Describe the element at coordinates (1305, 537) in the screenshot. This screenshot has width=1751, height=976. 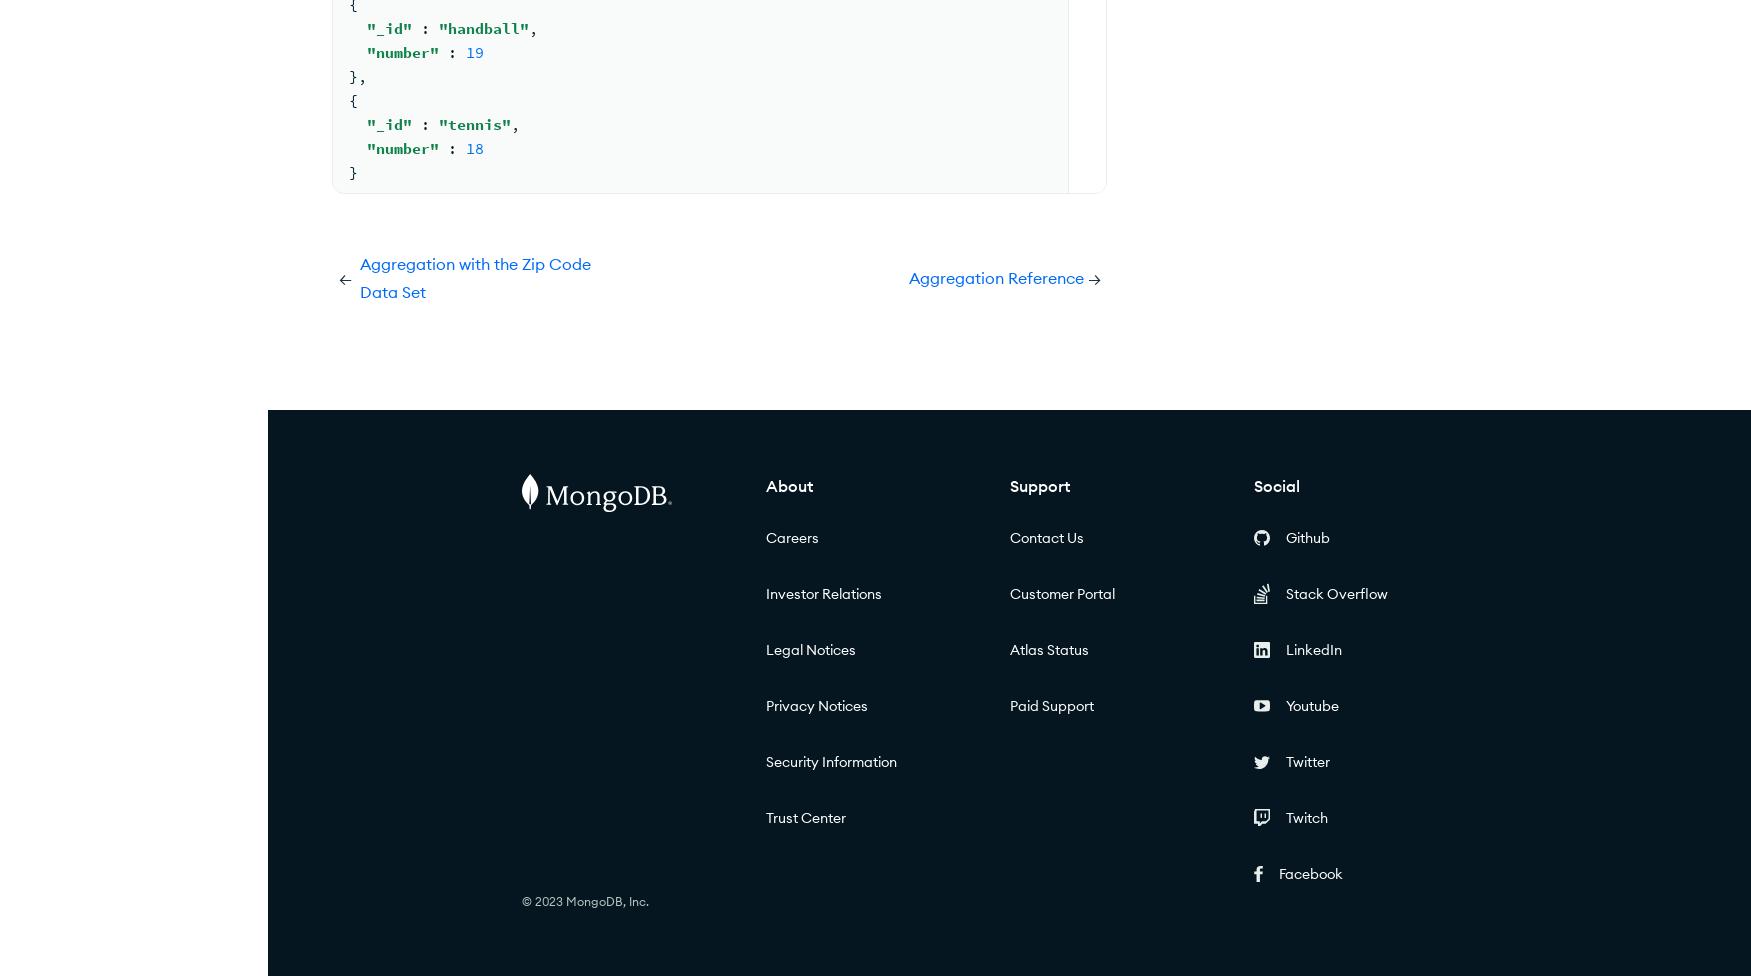
I see `'Github'` at that location.